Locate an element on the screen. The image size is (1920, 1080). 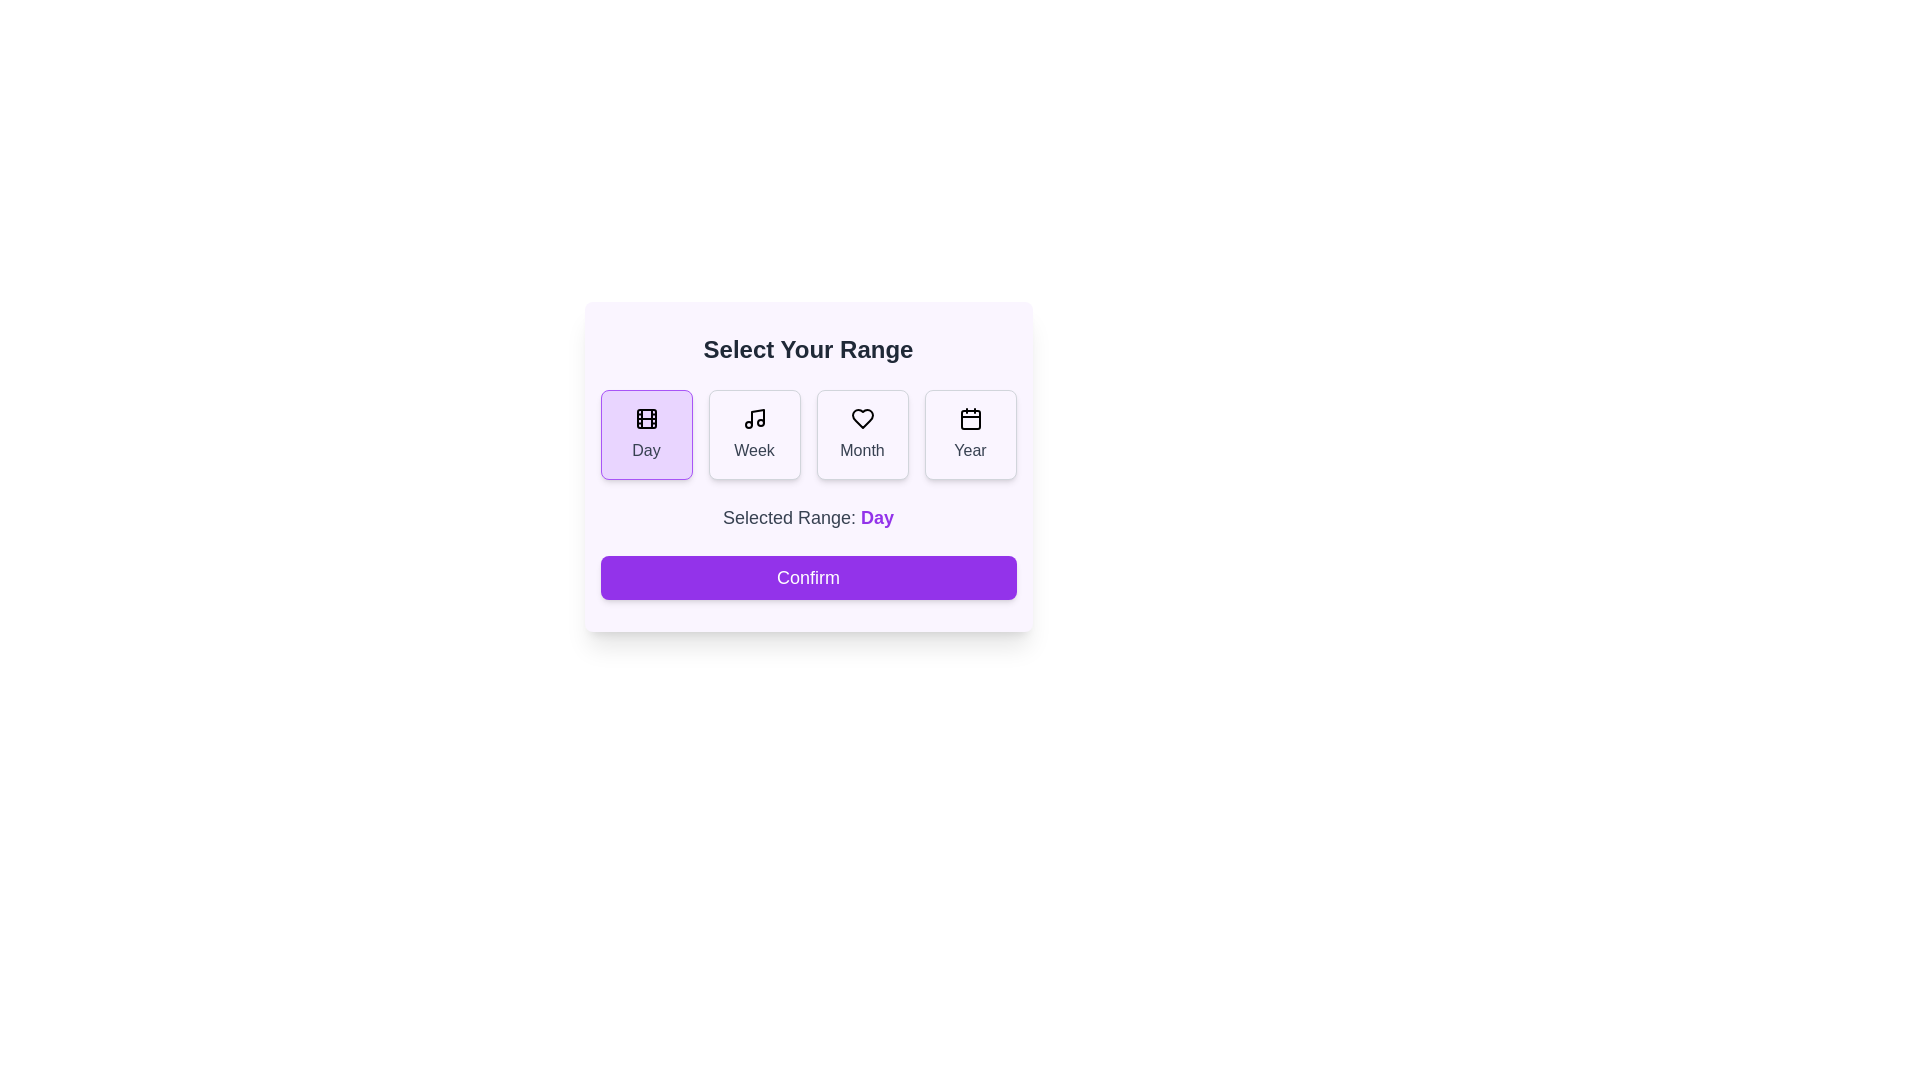
the decorative shape representing the date within the calendar icon, which is the fourth button from the left in the row of buttons near the top of the interface is located at coordinates (970, 419).